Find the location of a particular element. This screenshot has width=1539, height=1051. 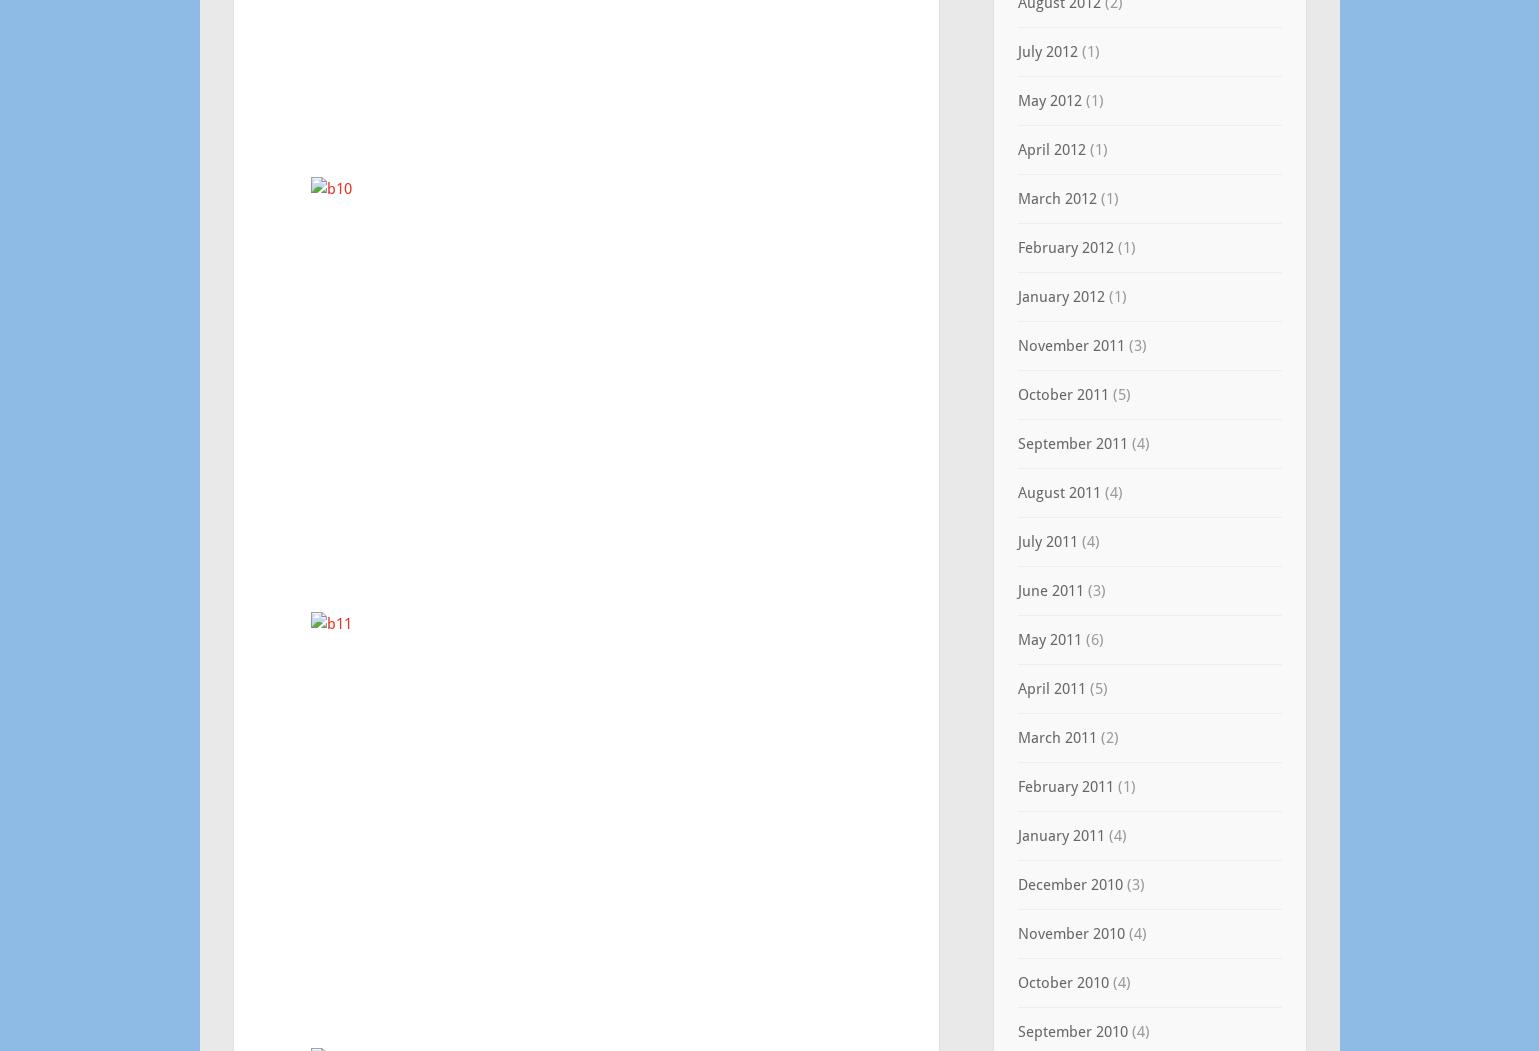

'September 2010' is located at coordinates (1071, 1030).